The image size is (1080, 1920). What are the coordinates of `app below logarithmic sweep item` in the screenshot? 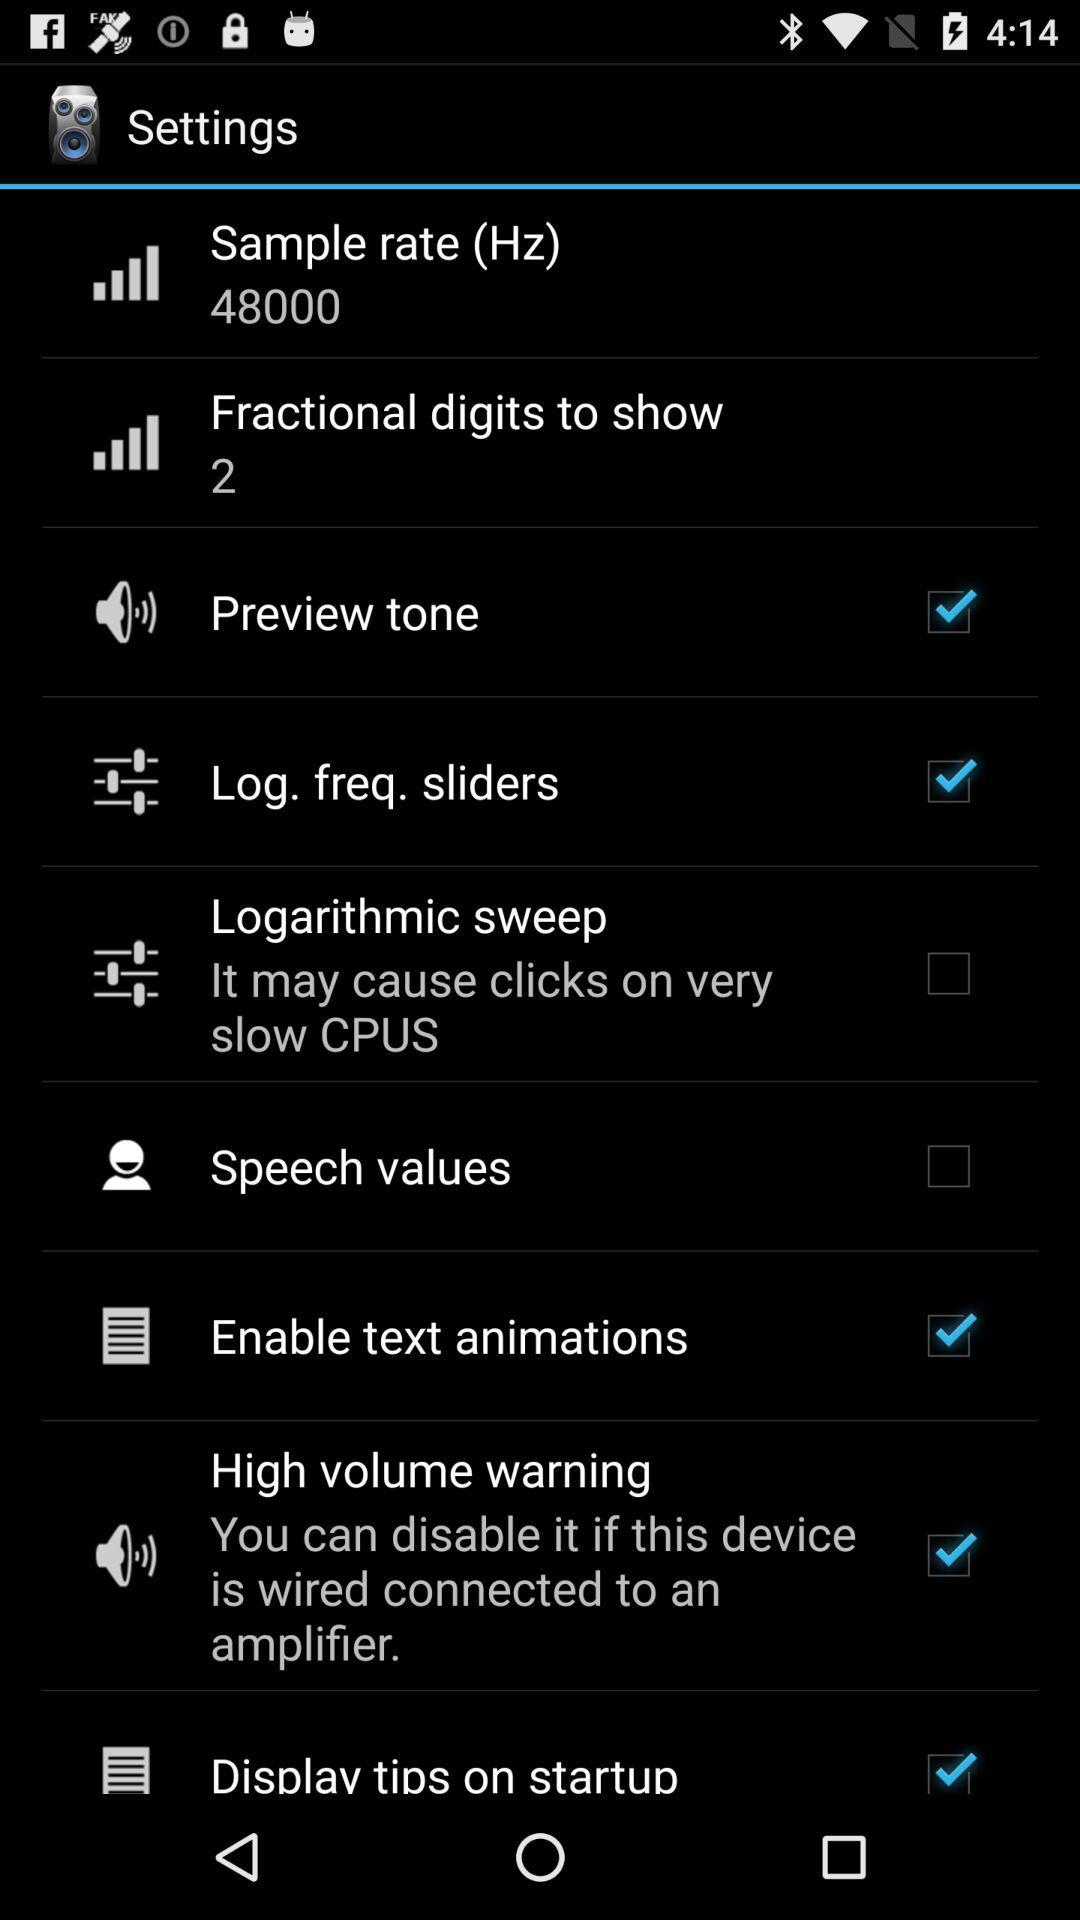 It's located at (536, 1005).